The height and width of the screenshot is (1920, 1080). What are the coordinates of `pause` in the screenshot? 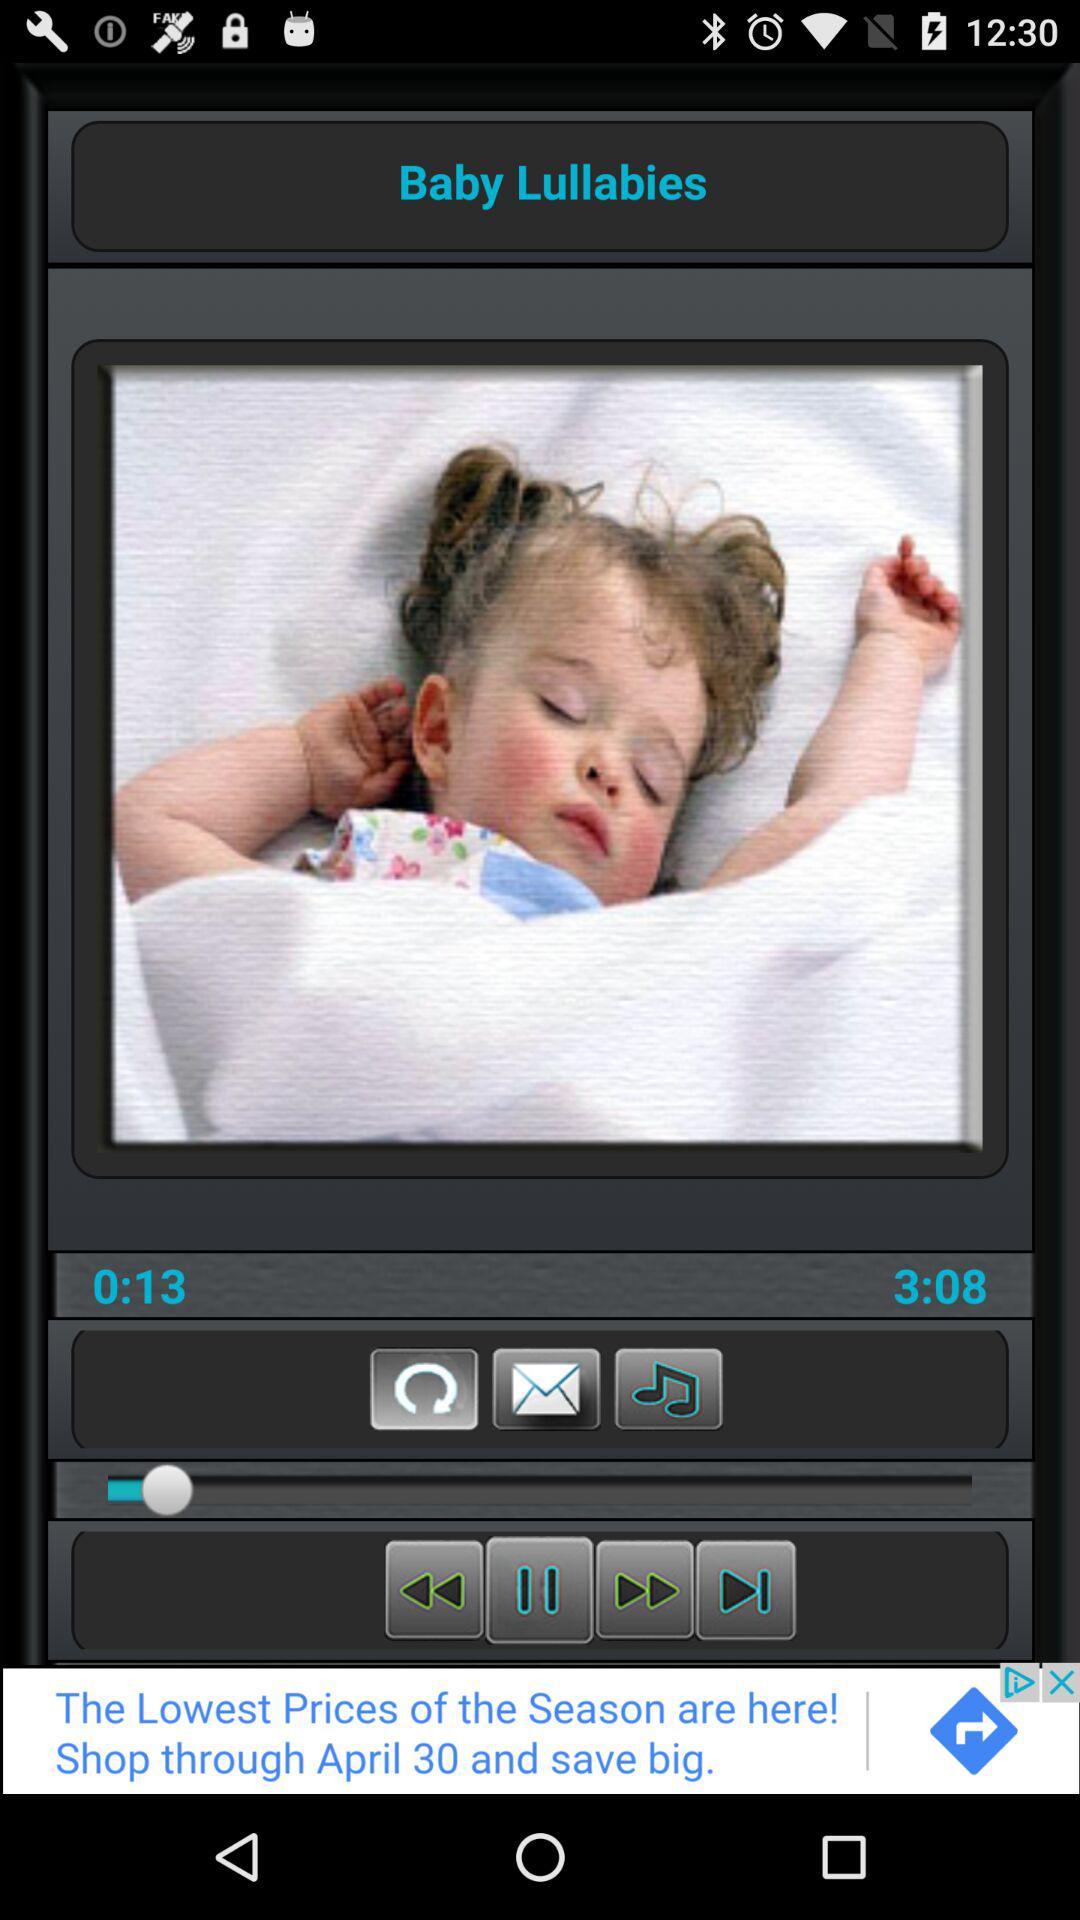 It's located at (538, 1589).